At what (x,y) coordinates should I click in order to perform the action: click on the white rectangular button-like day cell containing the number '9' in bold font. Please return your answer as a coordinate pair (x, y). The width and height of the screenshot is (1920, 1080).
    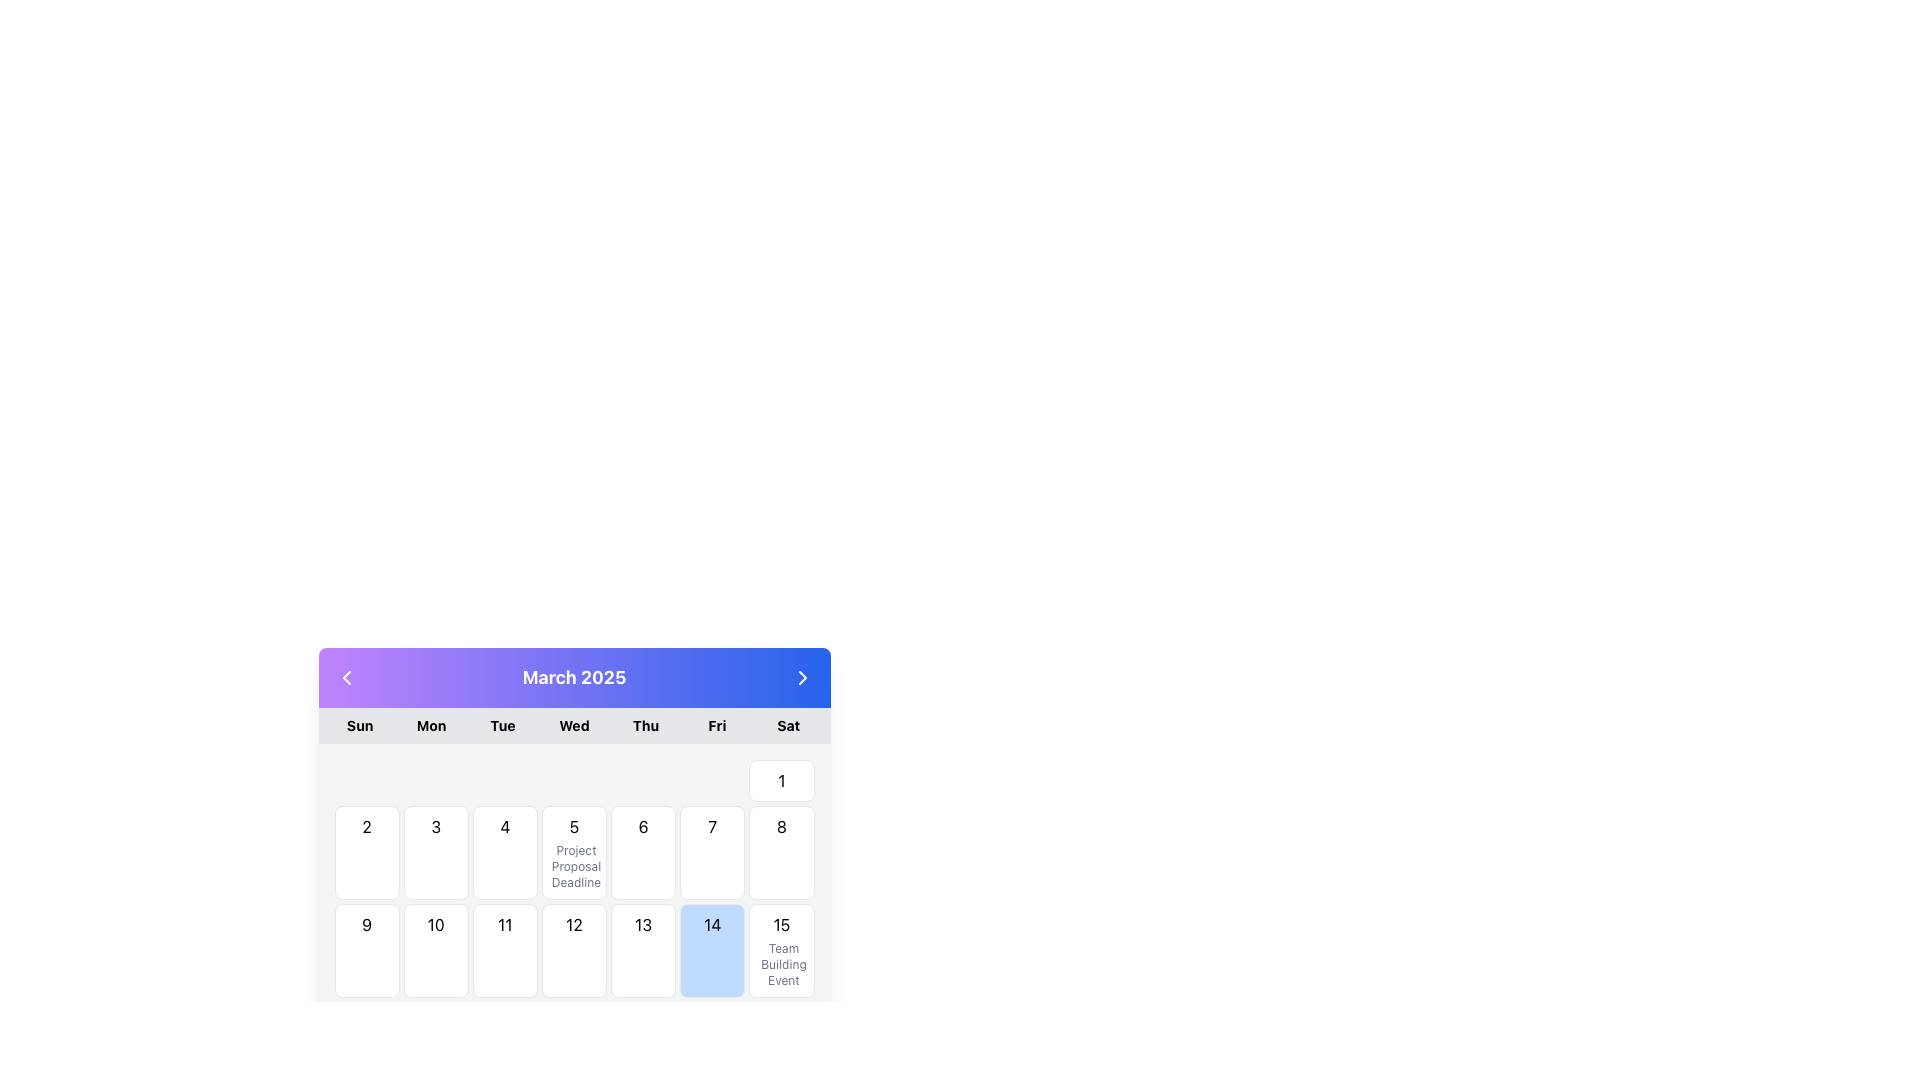
    Looking at the image, I should click on (367, 950).